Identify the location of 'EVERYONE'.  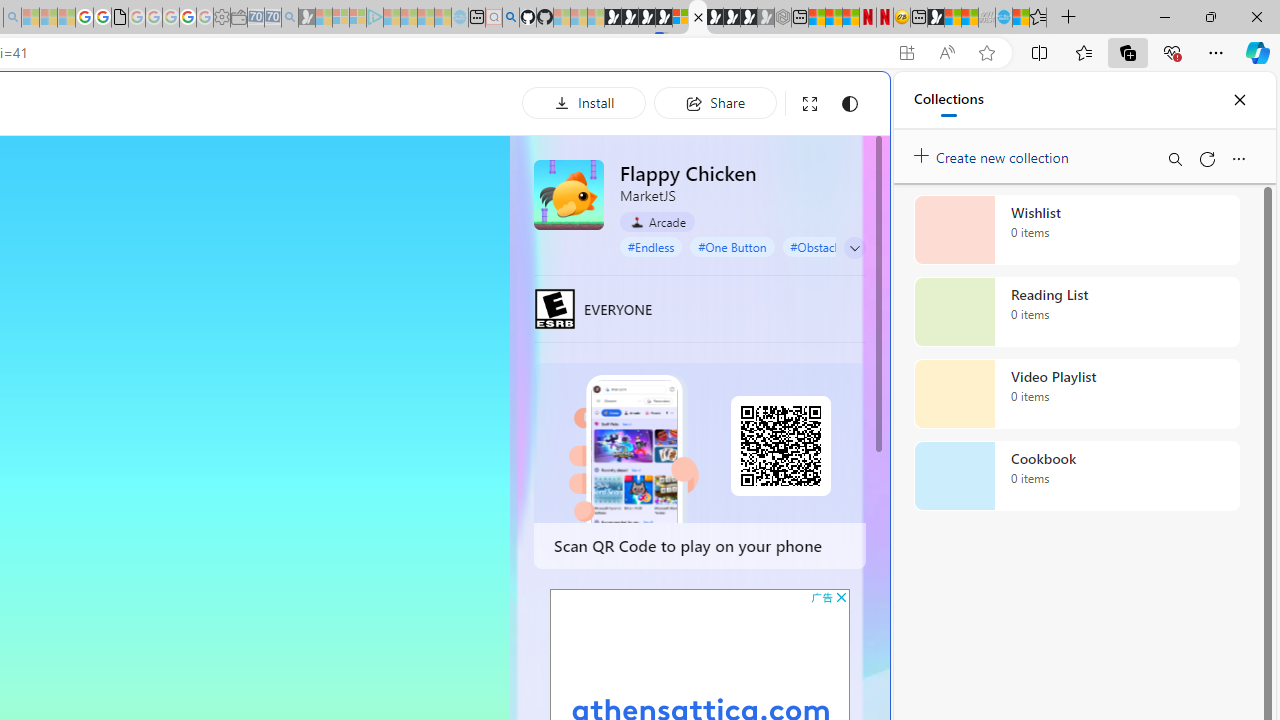
(554, 308).